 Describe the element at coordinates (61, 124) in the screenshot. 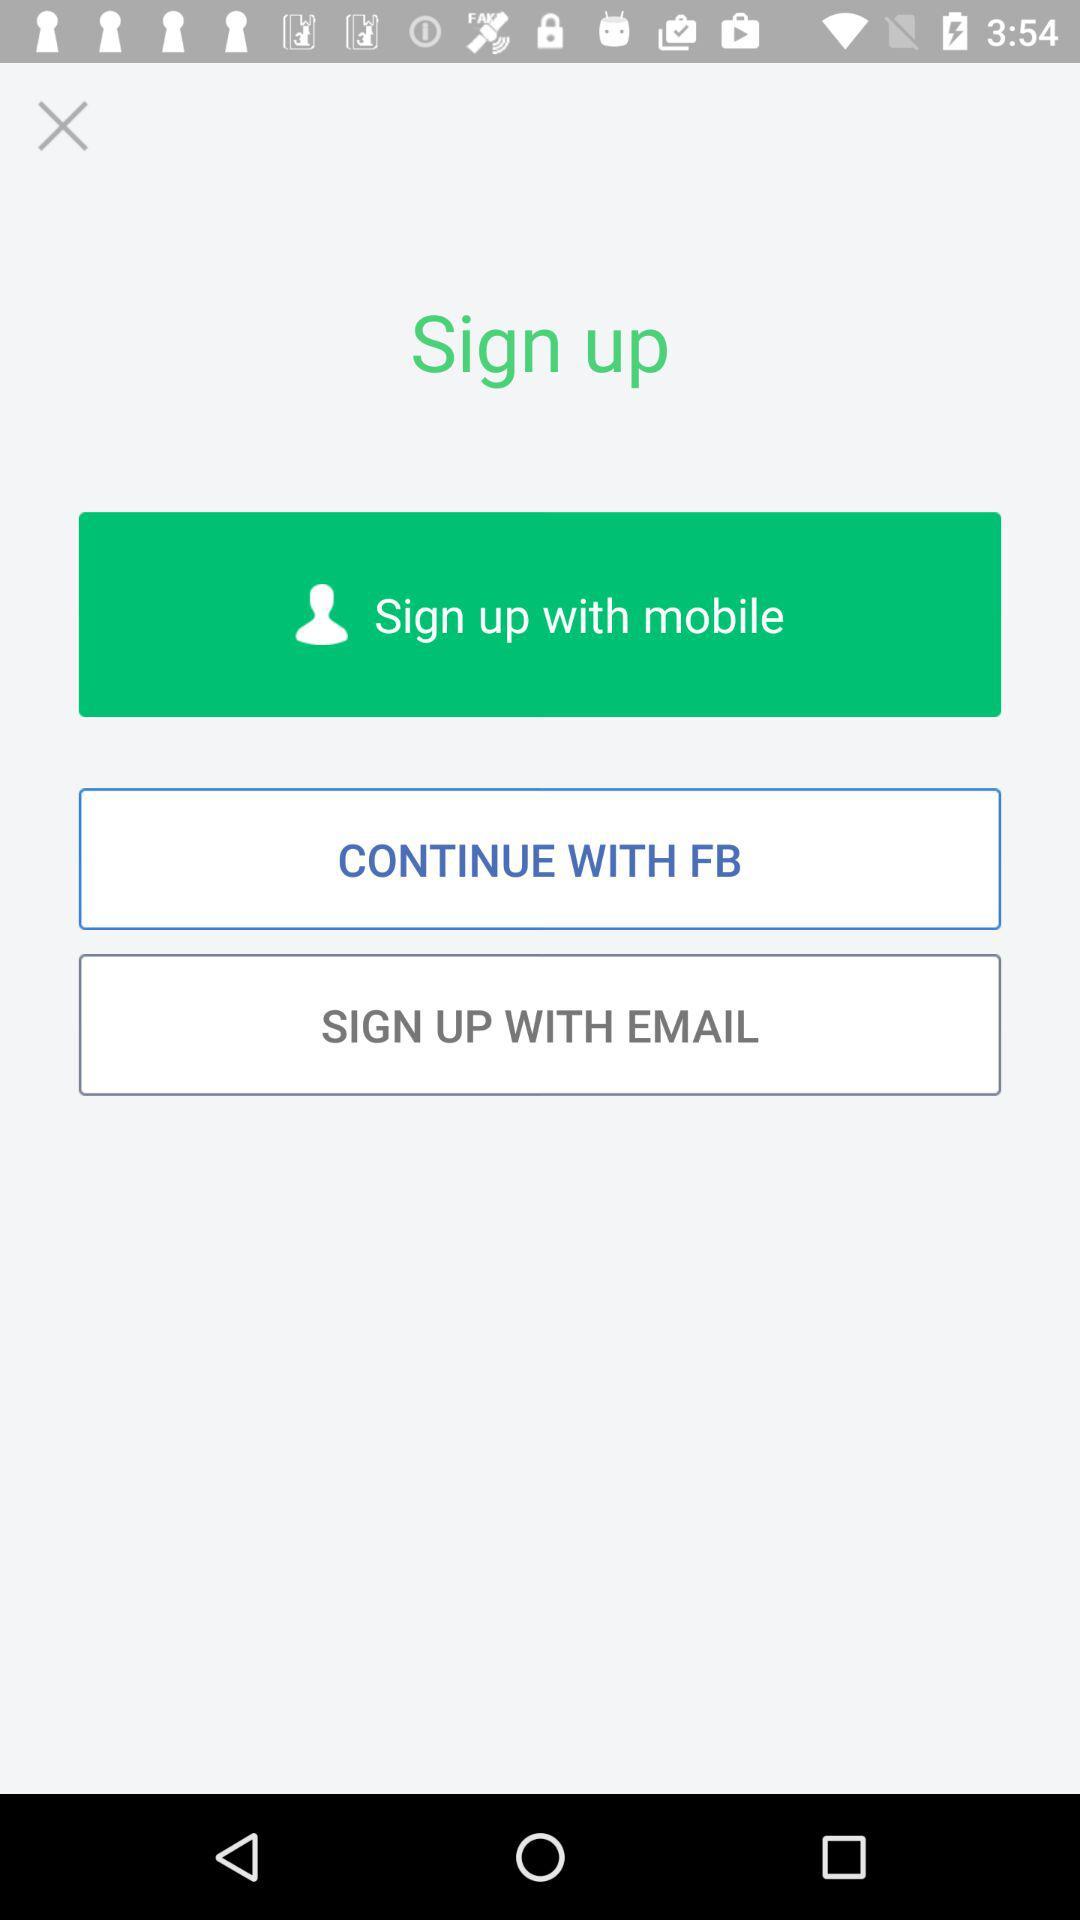

I see `page` at that location.